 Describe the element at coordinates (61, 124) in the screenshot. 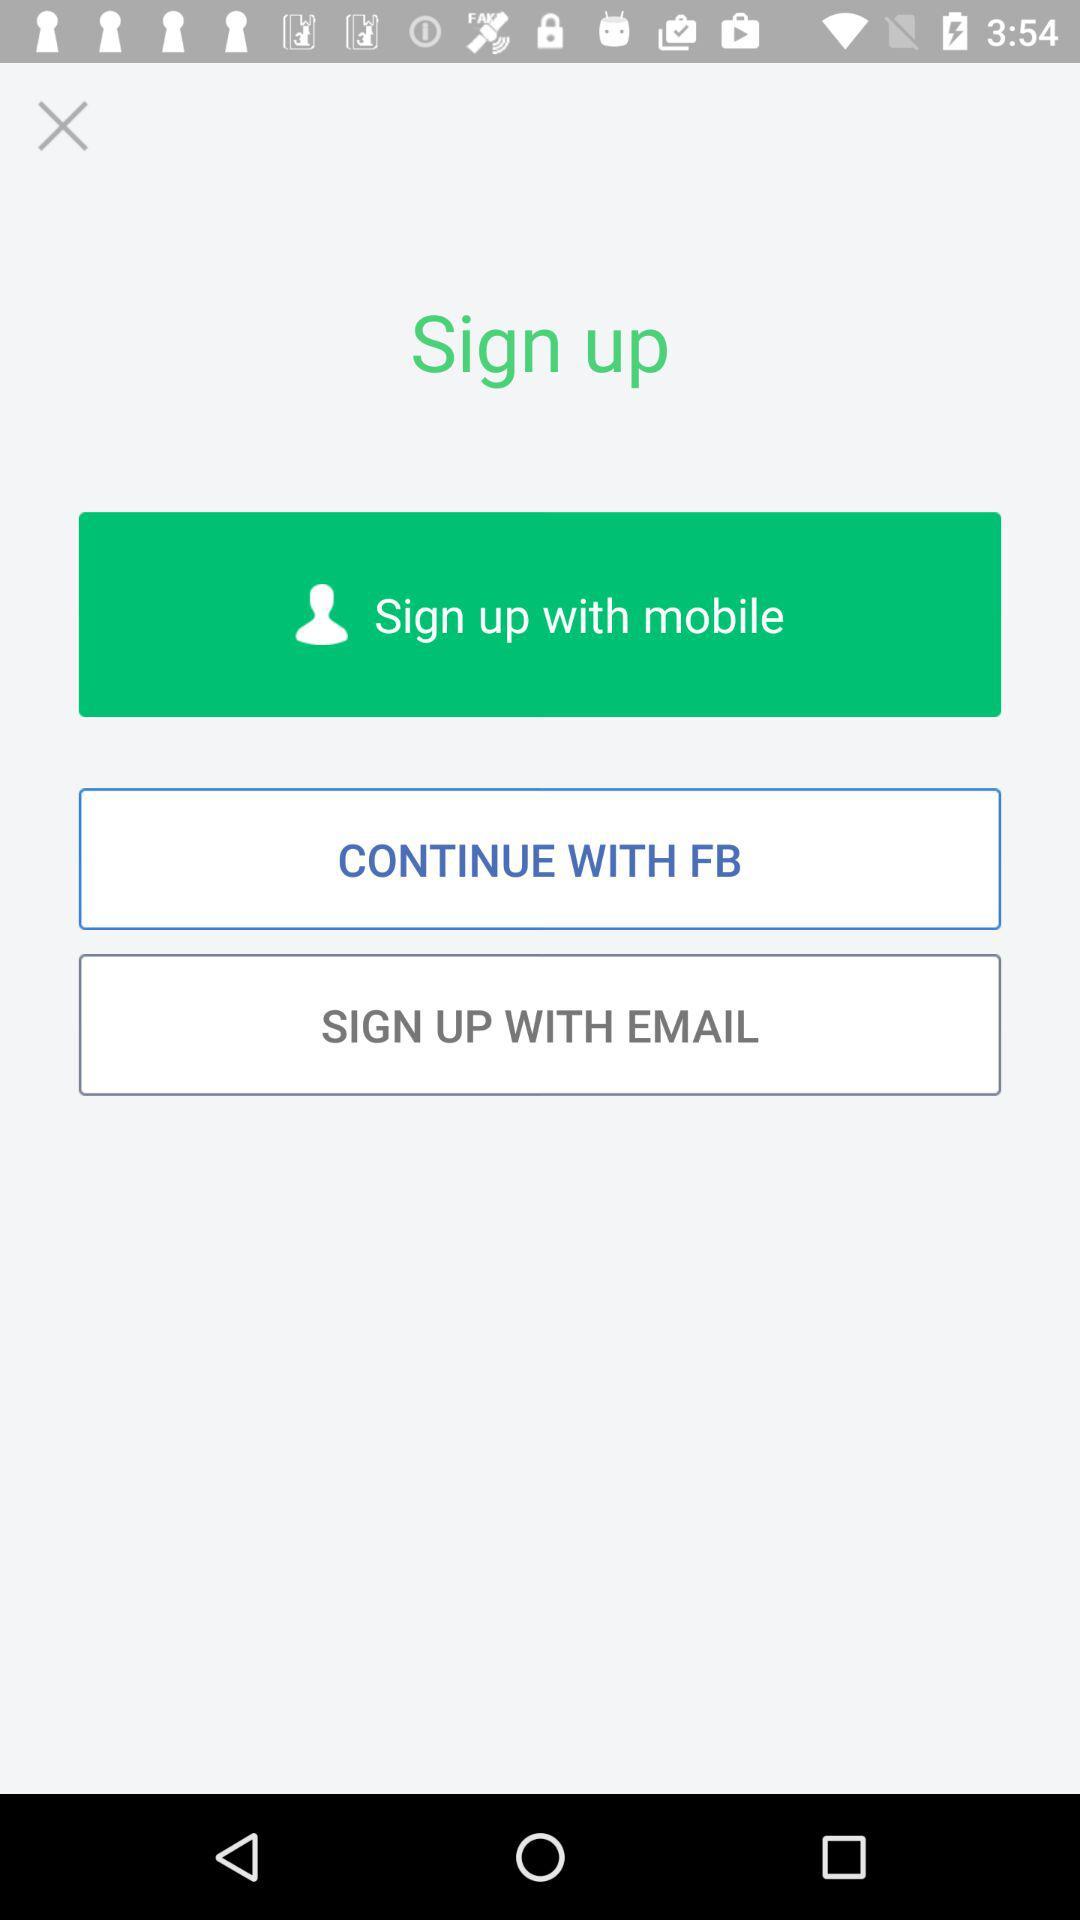

I see `page` at that location.